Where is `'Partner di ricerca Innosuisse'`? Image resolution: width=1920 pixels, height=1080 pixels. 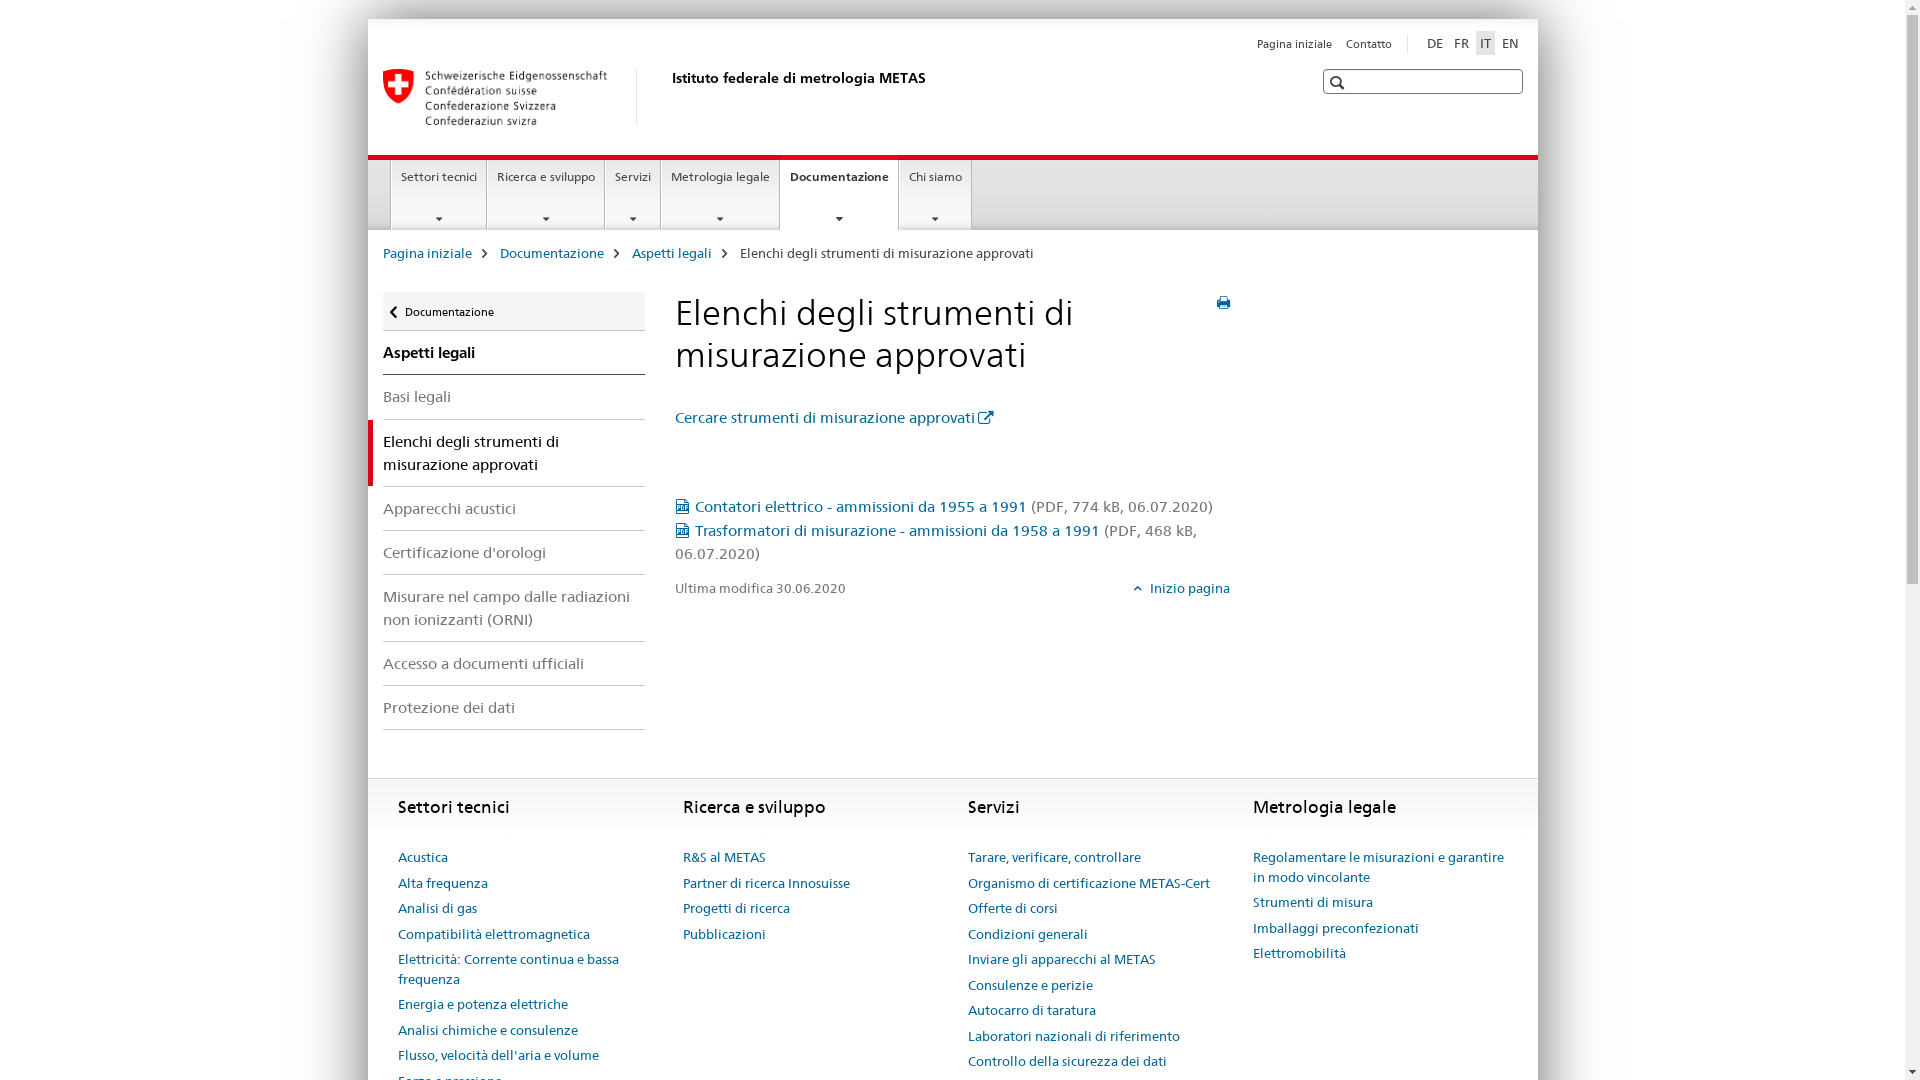 'Partner di ricerca Innosuisse' is located at coordinates (764, 882).